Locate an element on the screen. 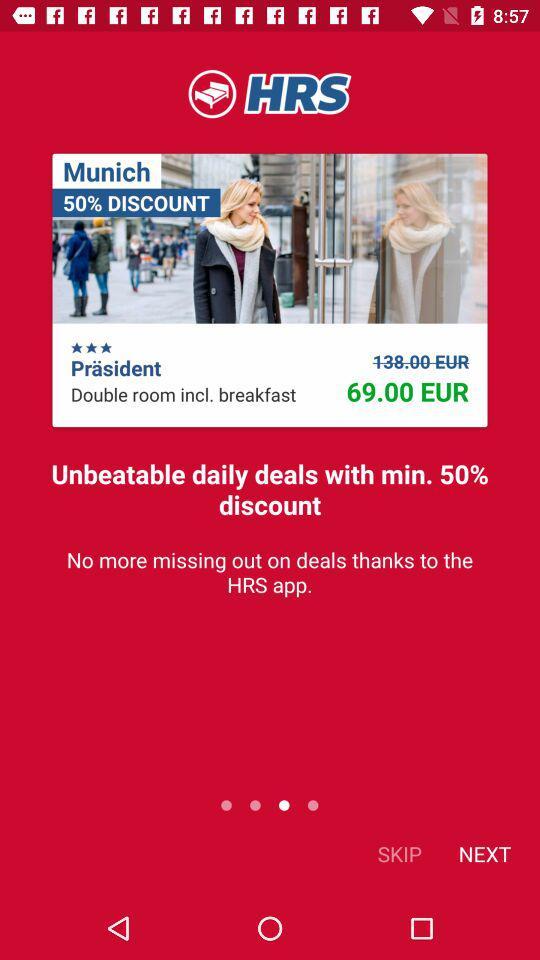 The height and width of the screenshot is (960, 540). skip item is located at coordinates (399, 852).